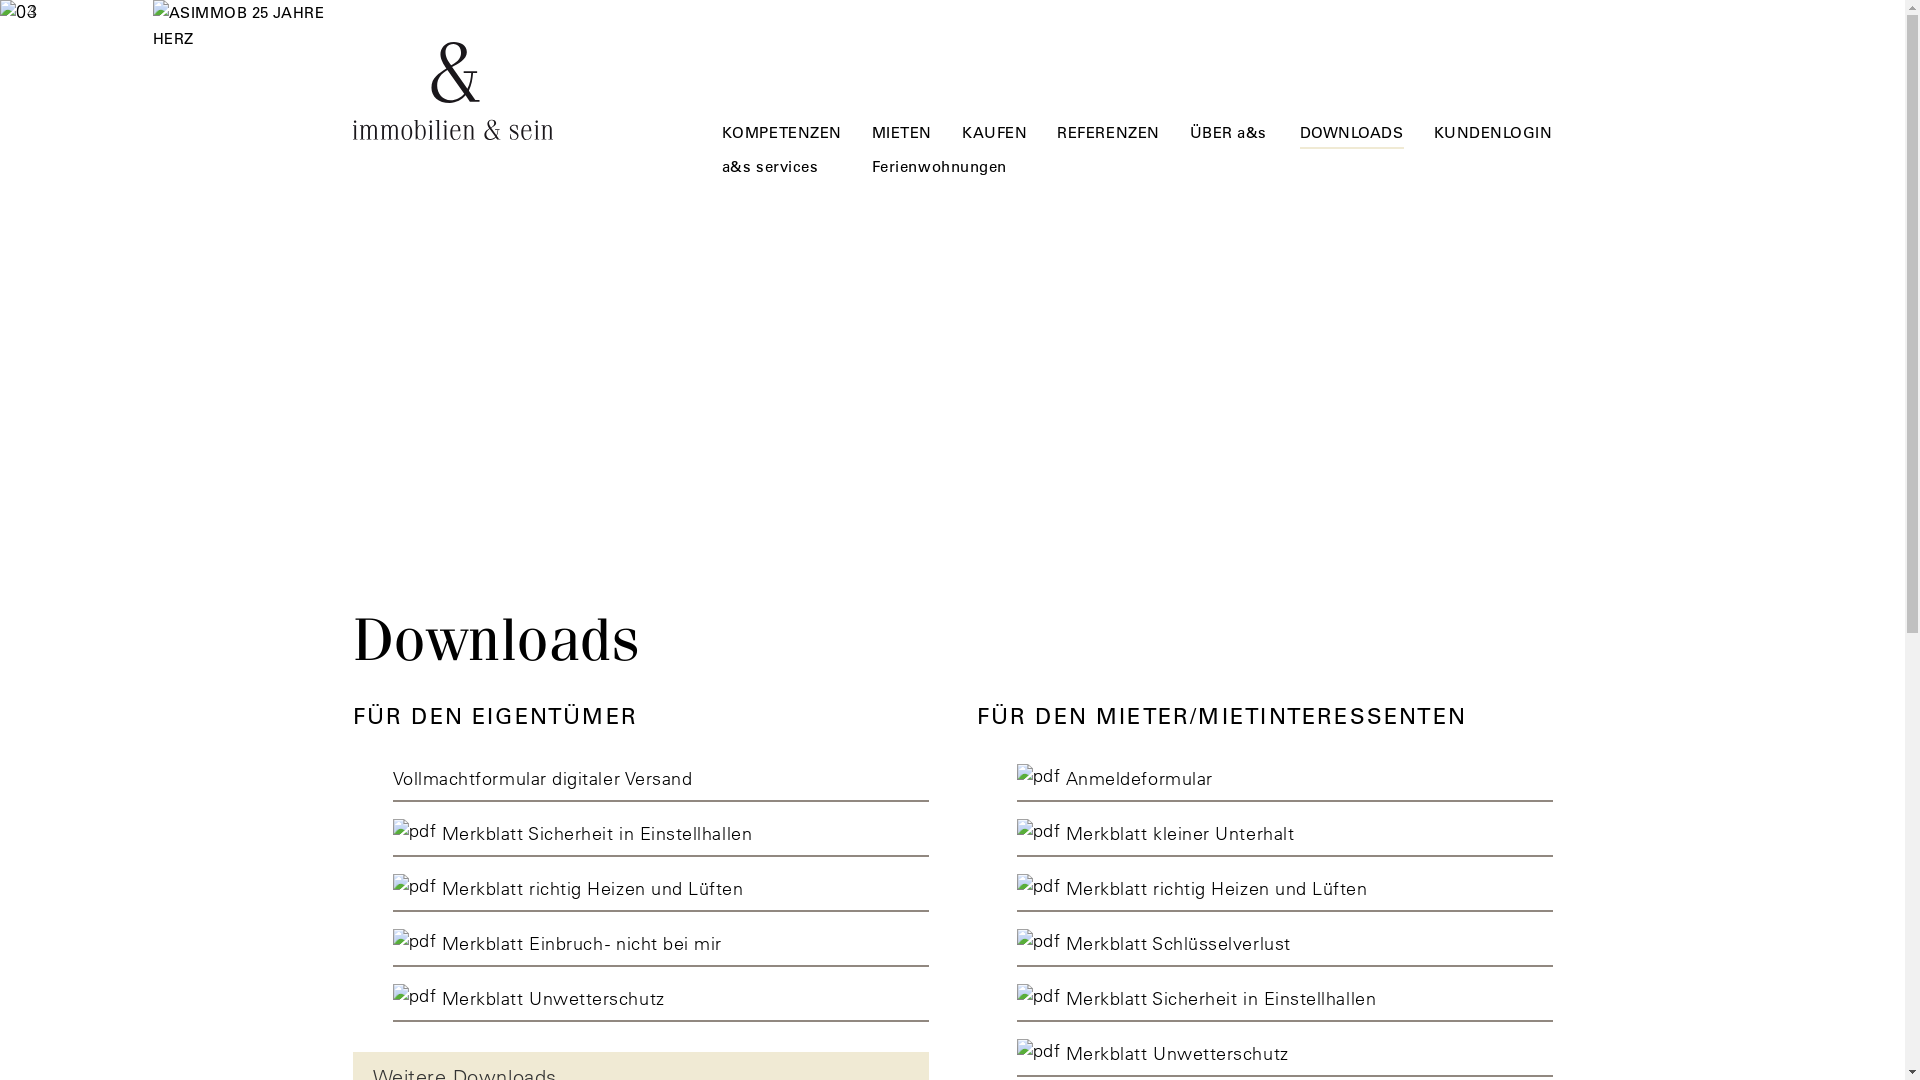  Describe the element at coordinates (1283, 1052) in the screenshot. I see `'Merkblatt Unwetterschutz'` at that location.